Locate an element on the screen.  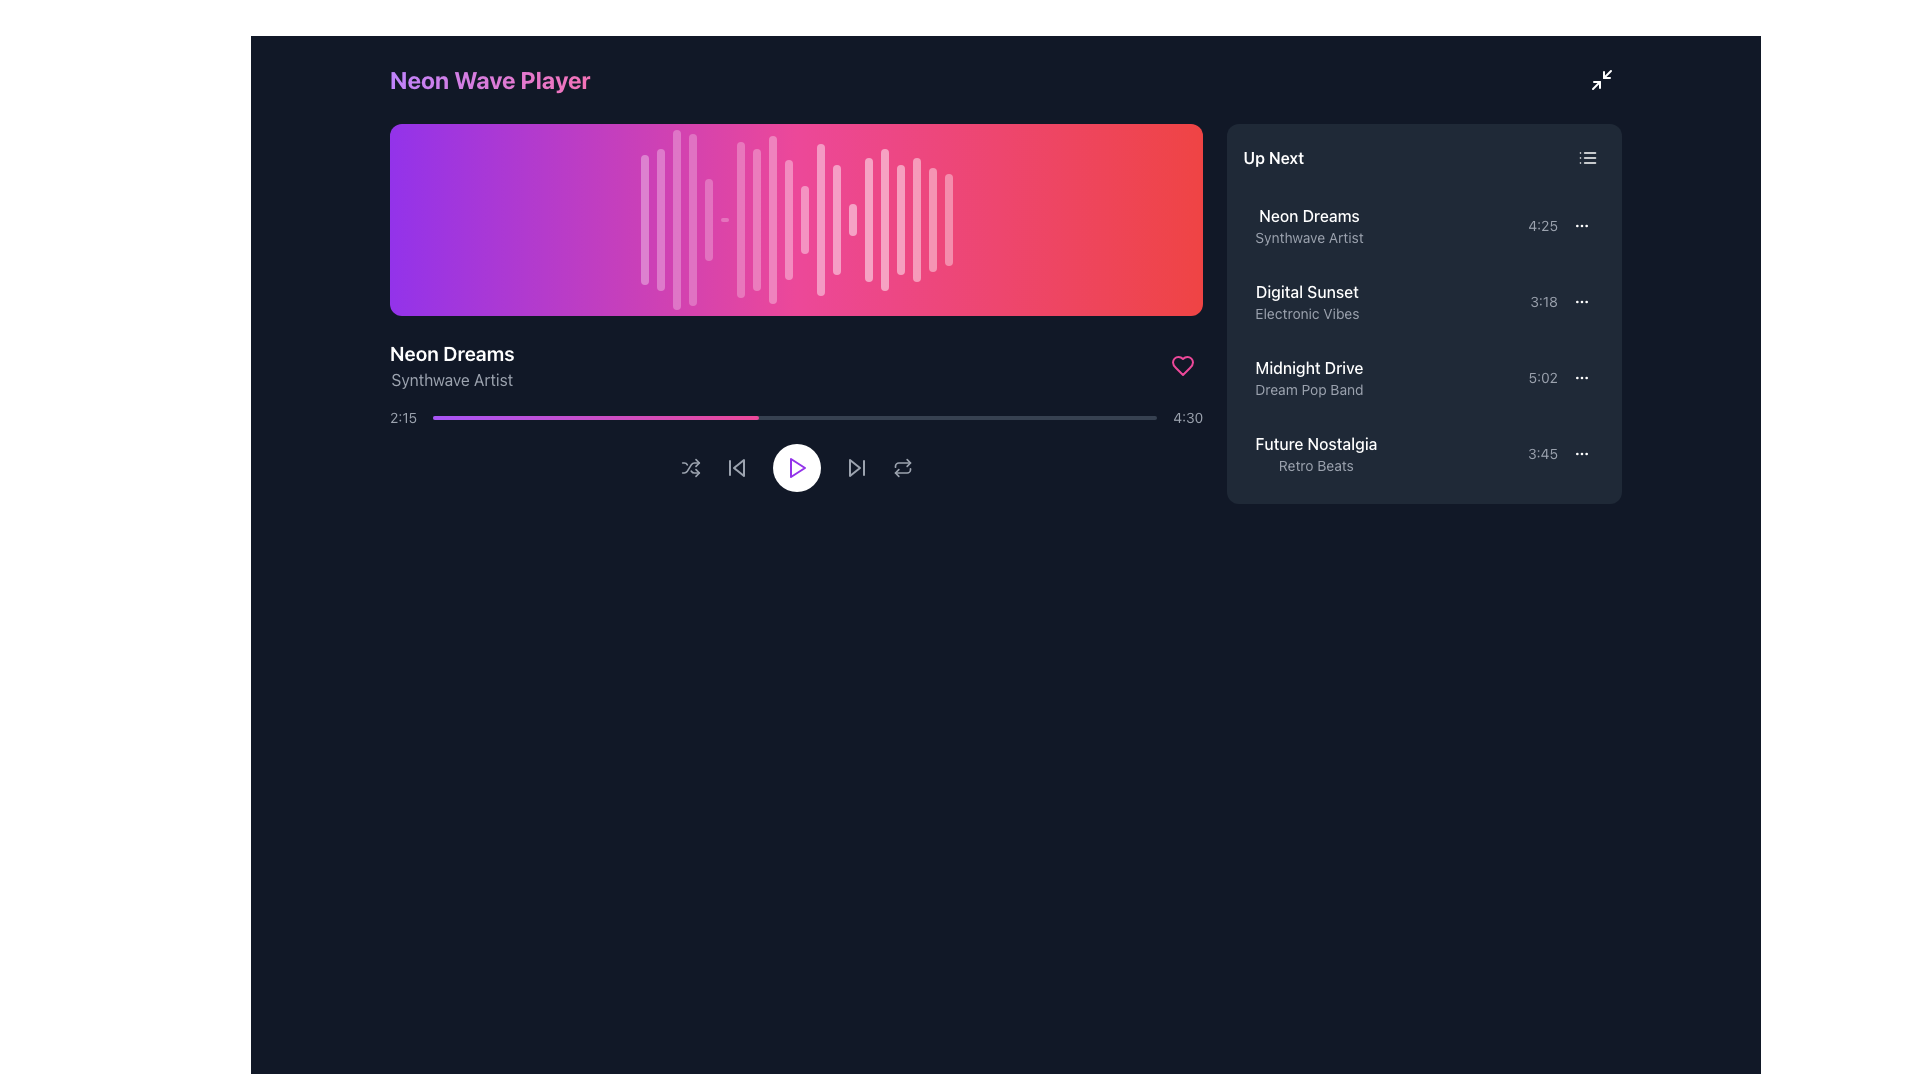
the text label indicating the currently playing track, located in the left-central portion of the interface below the waveform visual component is located at coordinates (451, 353).